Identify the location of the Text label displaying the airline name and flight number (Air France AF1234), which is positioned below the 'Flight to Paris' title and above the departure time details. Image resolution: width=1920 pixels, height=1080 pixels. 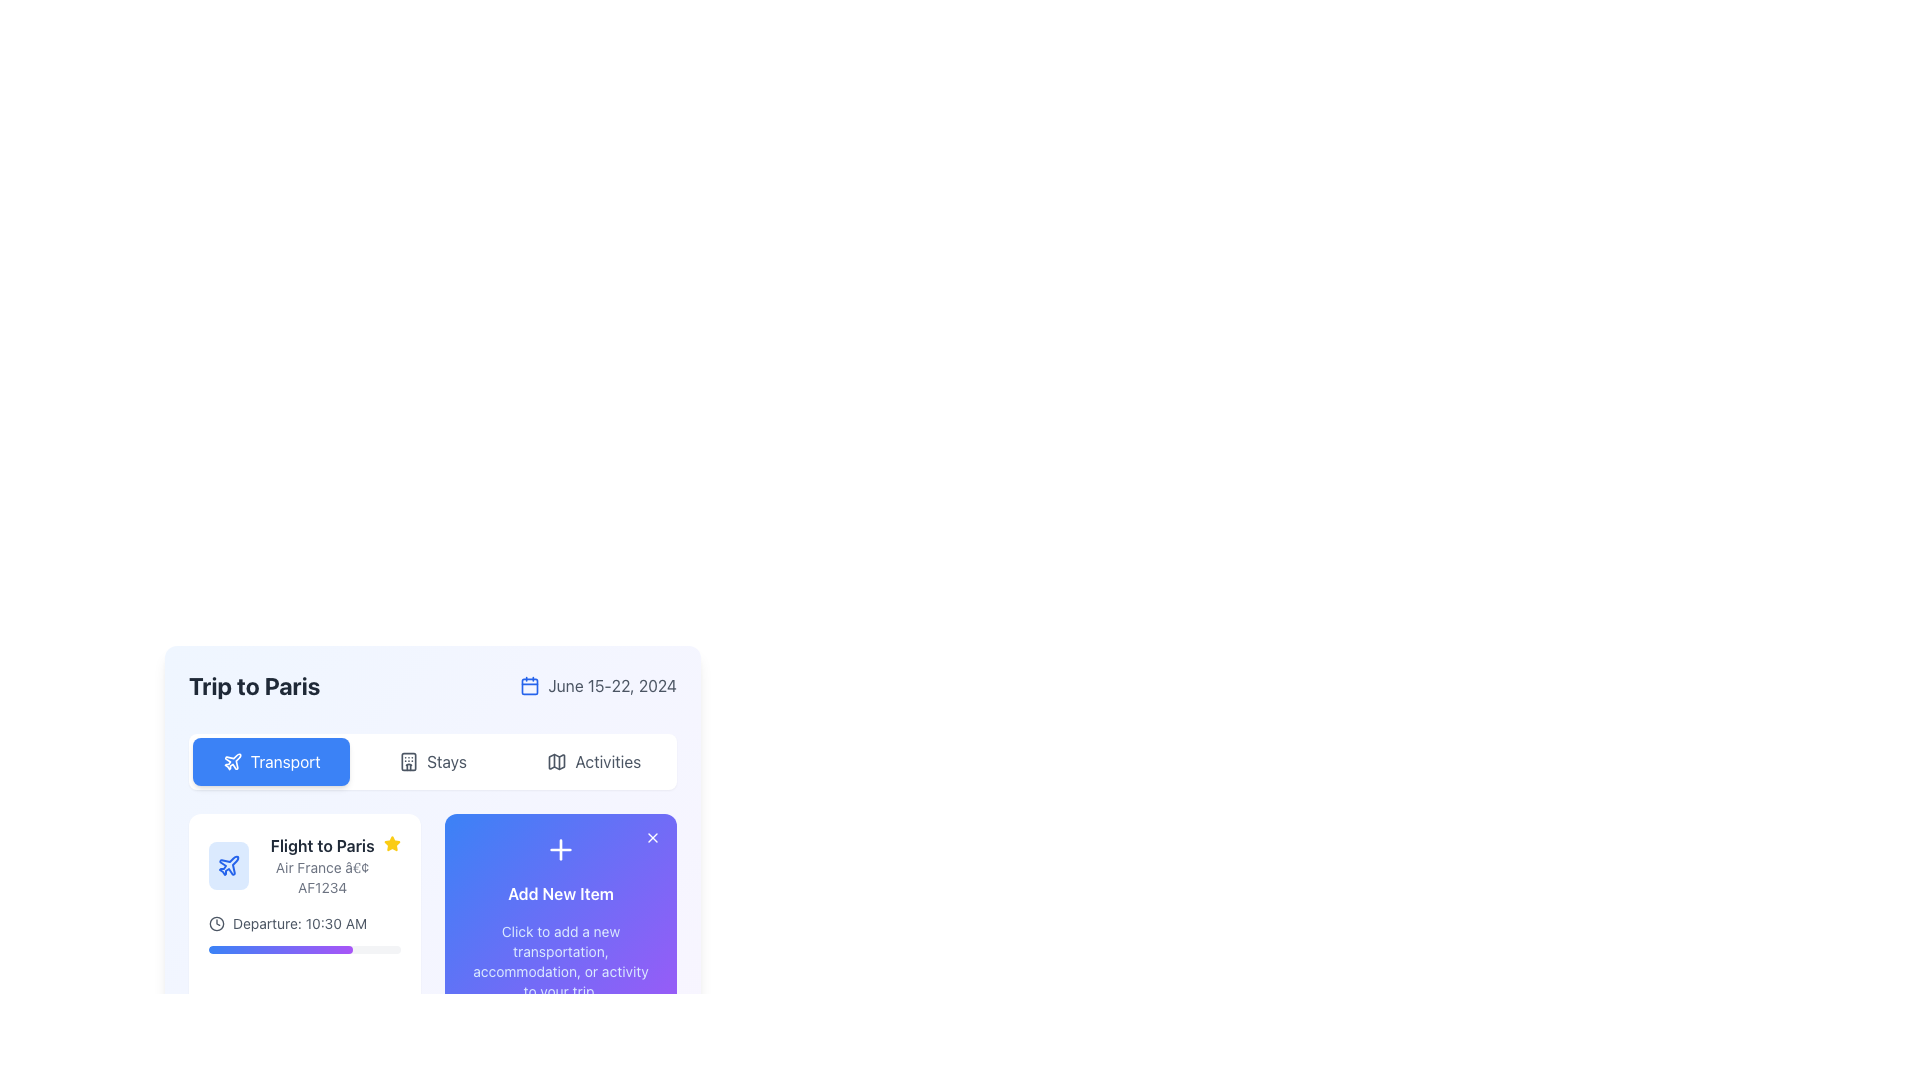
(322, 877).